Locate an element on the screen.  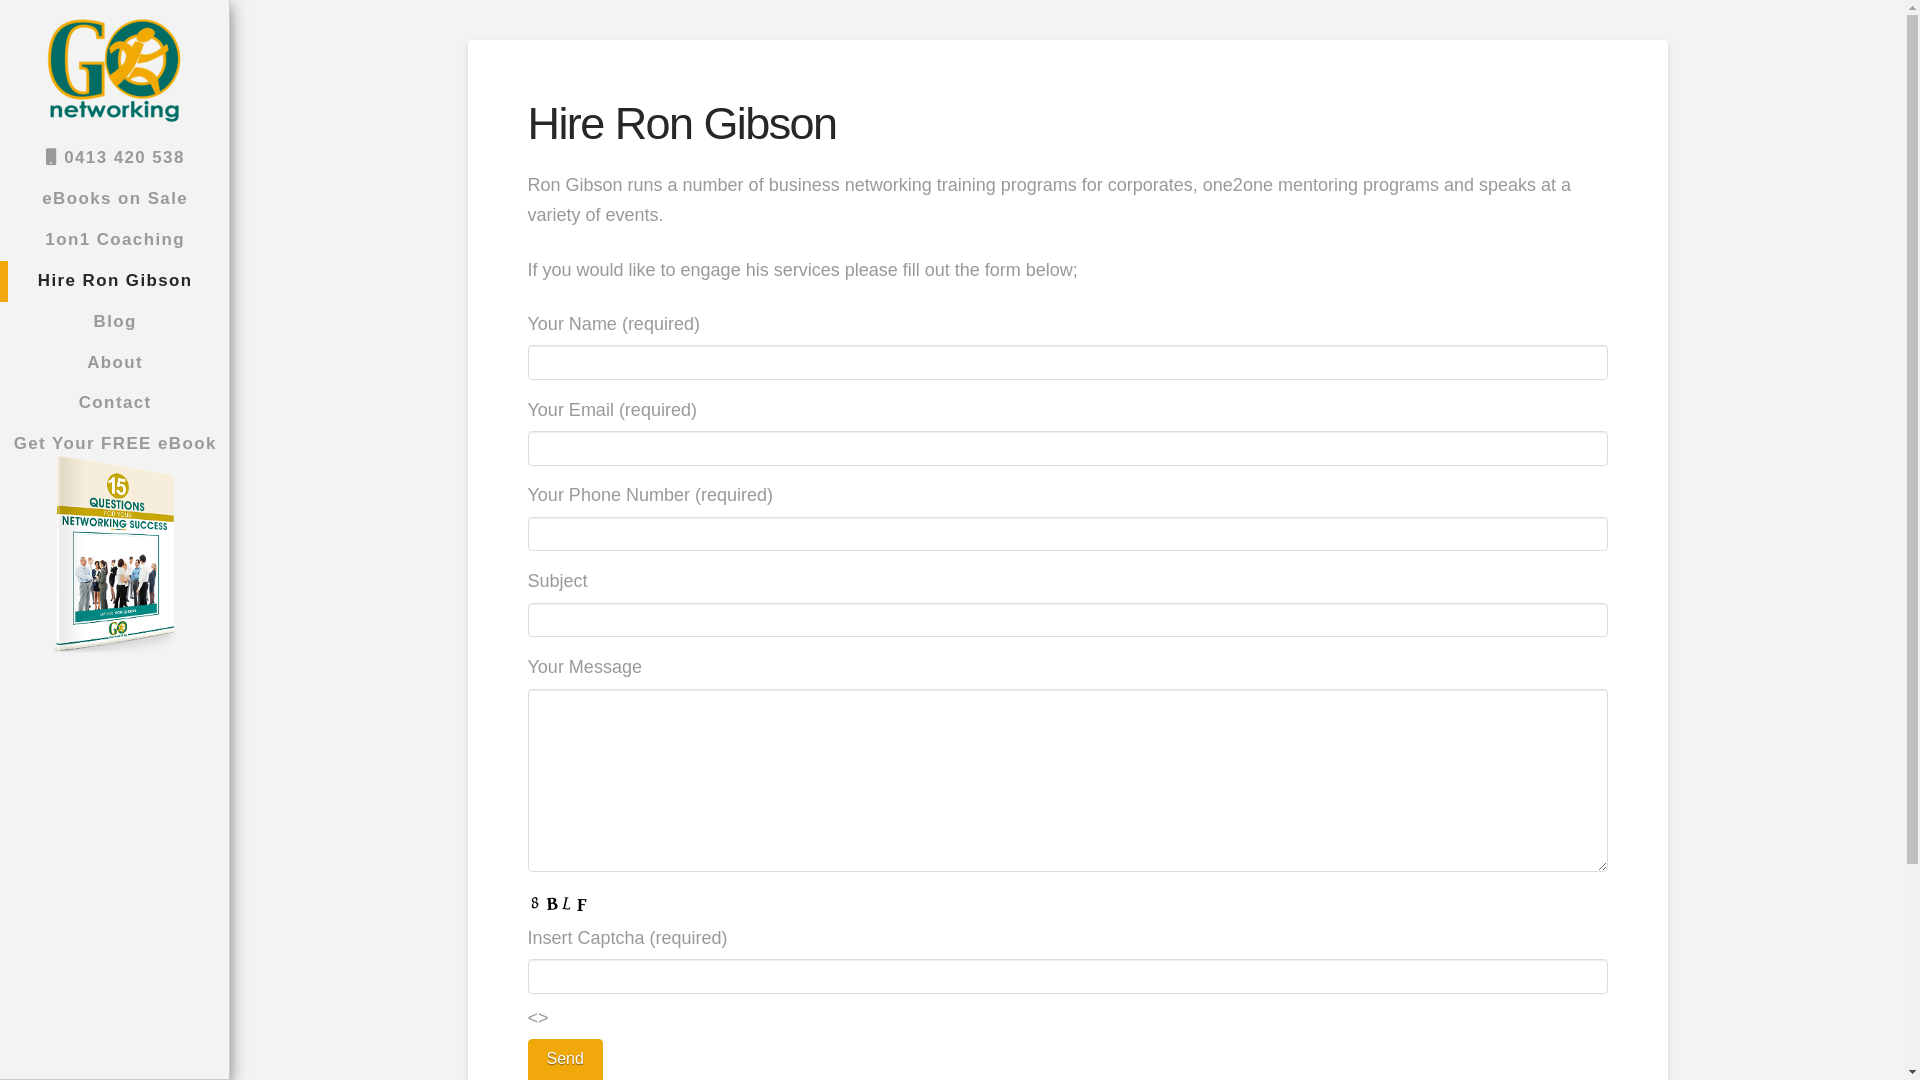
'Get Your FREE eBook' is located at coordinates (113, 555).